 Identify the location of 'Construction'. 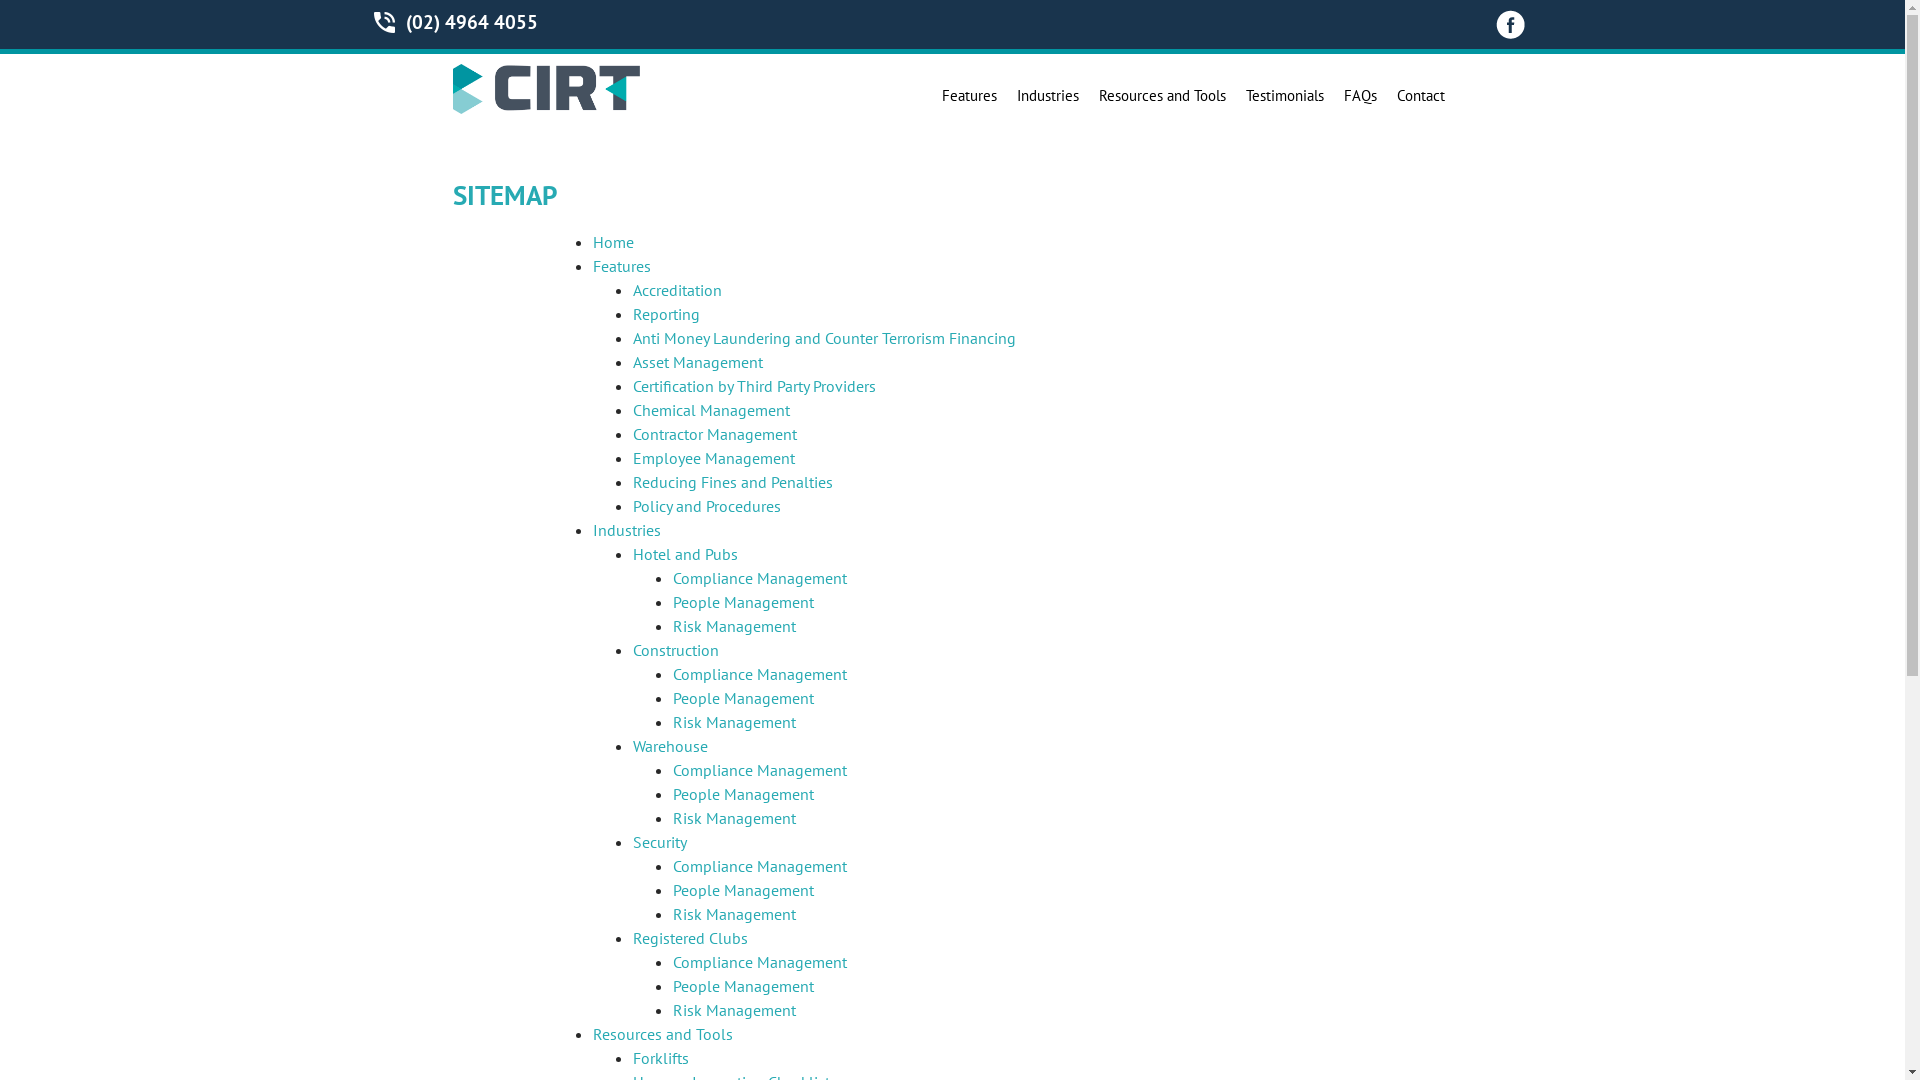
(675, 650).